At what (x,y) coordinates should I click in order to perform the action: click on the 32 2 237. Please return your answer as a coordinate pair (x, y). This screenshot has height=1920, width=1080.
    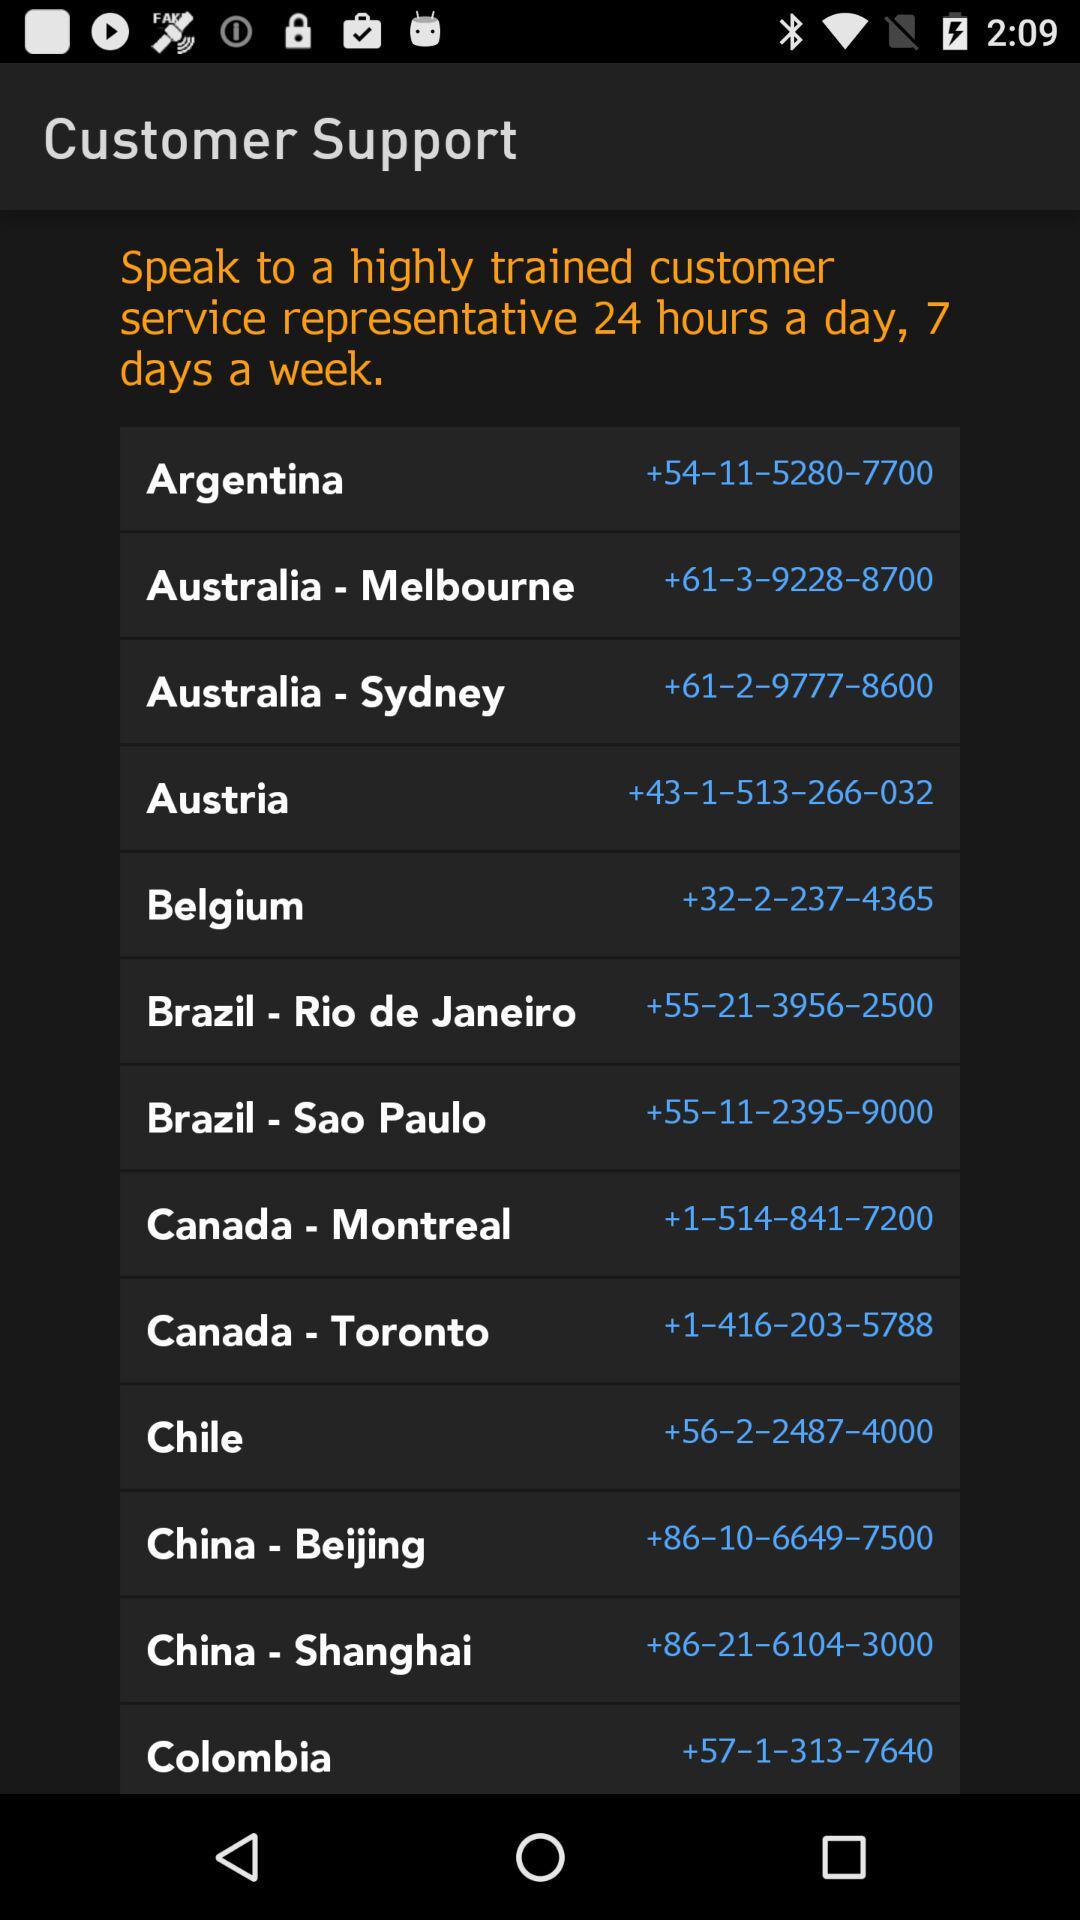
    Looking at the image, I should click on (806, 897).